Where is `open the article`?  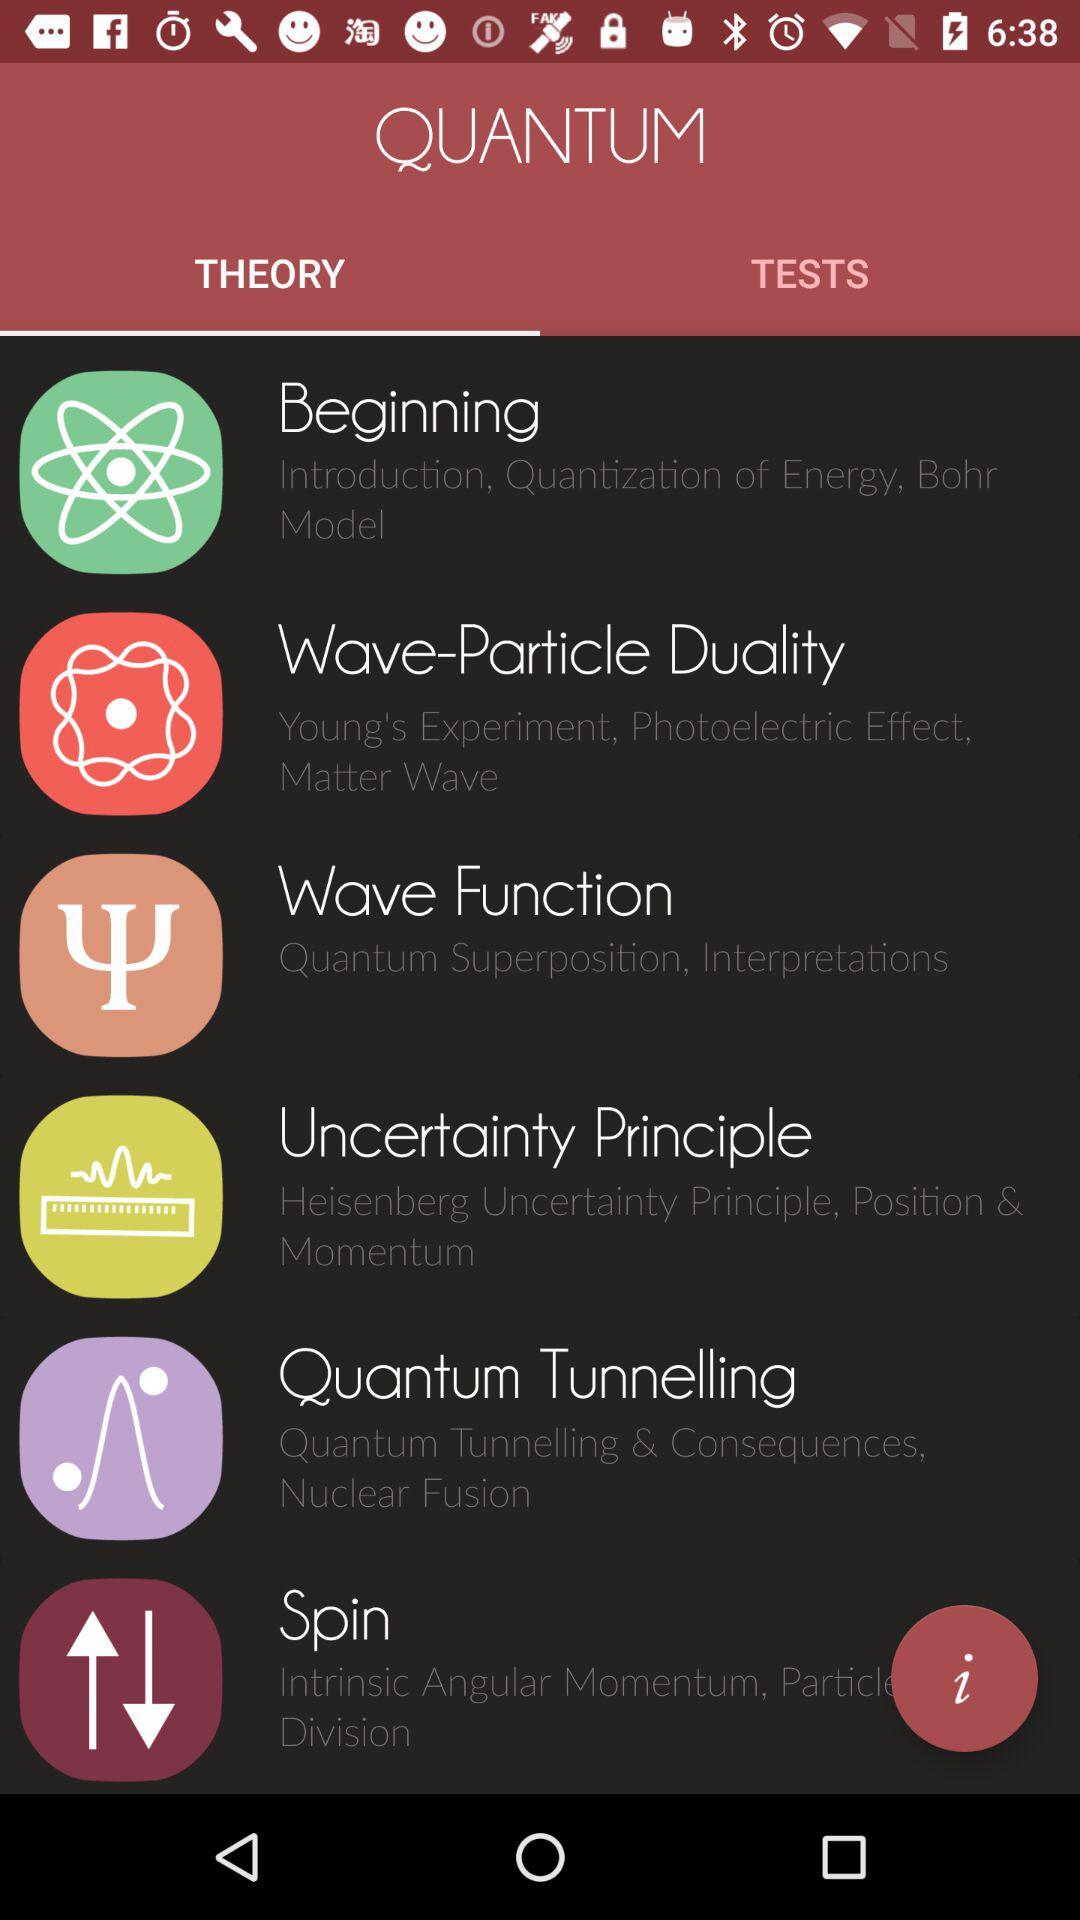
open the article is located at coordinates (120, 1196).